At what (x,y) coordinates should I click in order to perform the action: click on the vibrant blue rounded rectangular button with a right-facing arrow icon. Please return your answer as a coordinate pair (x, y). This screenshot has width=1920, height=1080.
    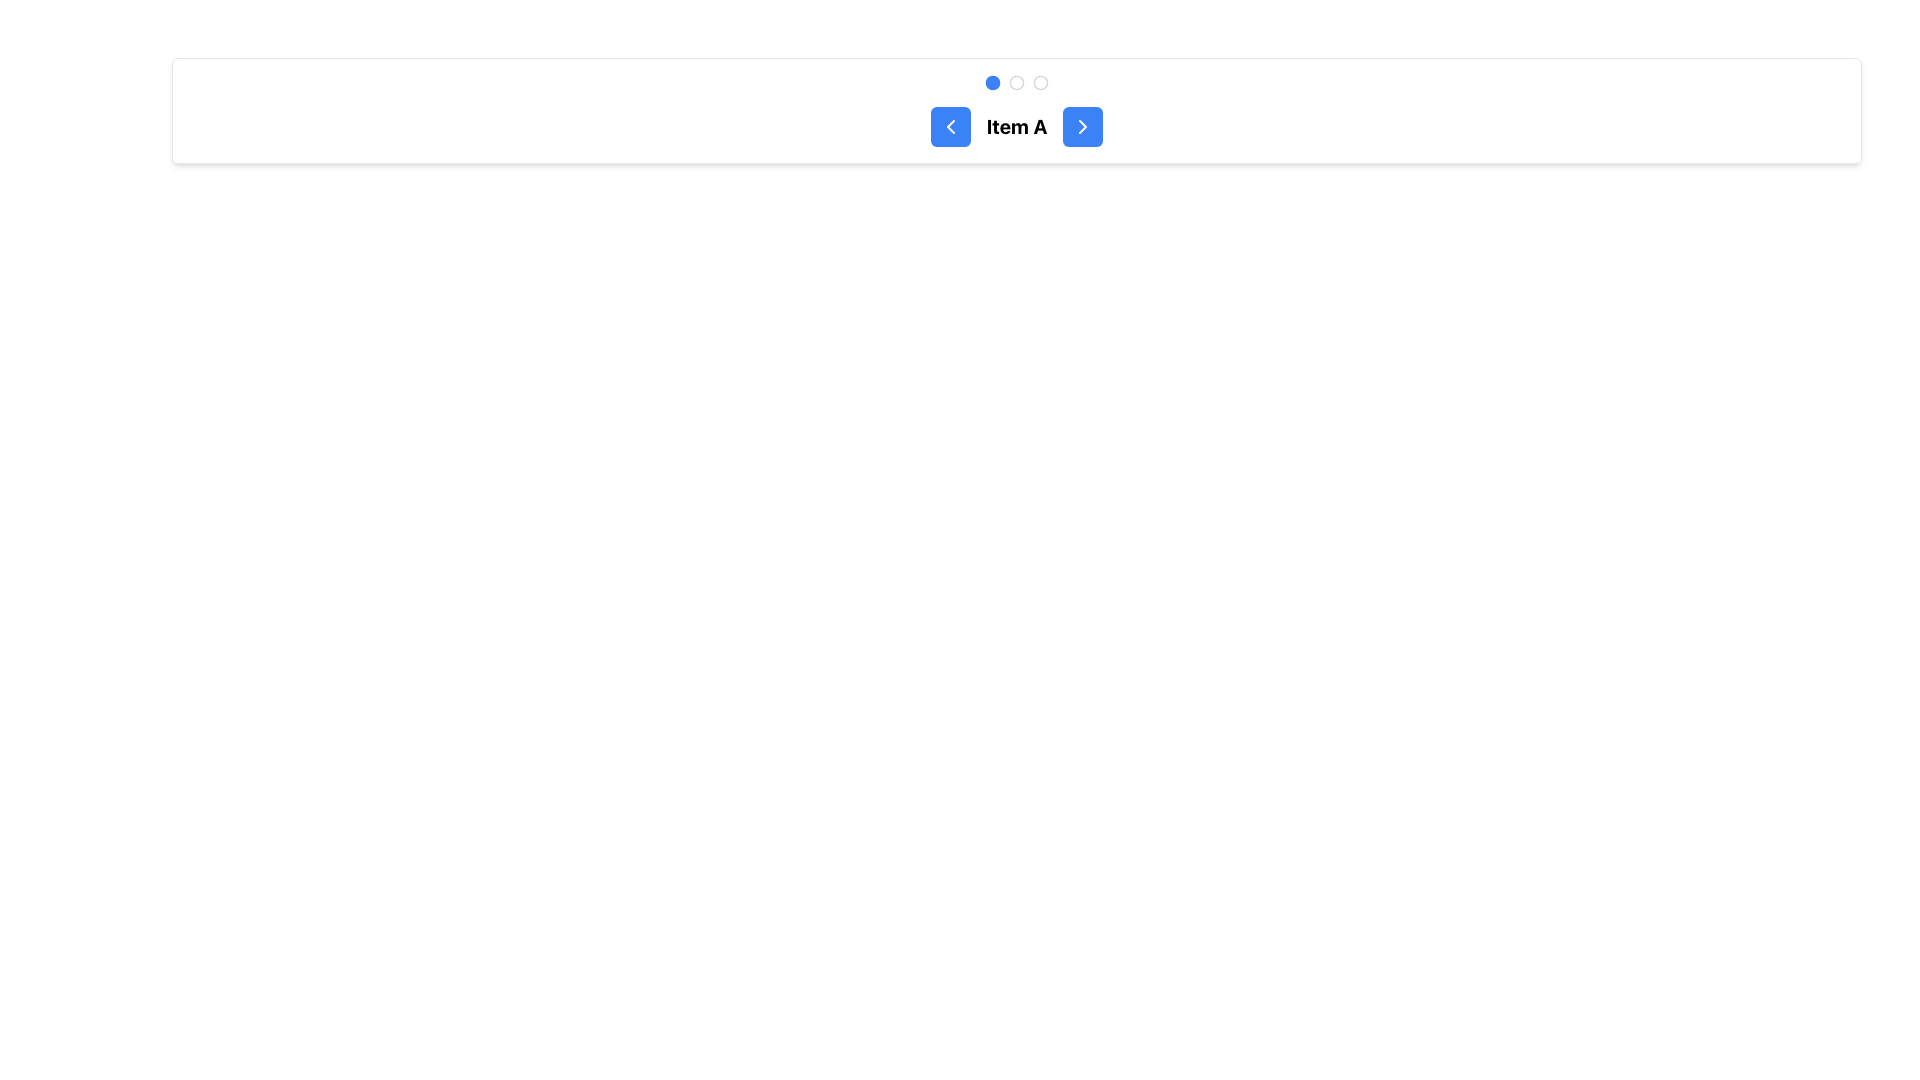
    Looking at the image, I should click on (1082, 127).